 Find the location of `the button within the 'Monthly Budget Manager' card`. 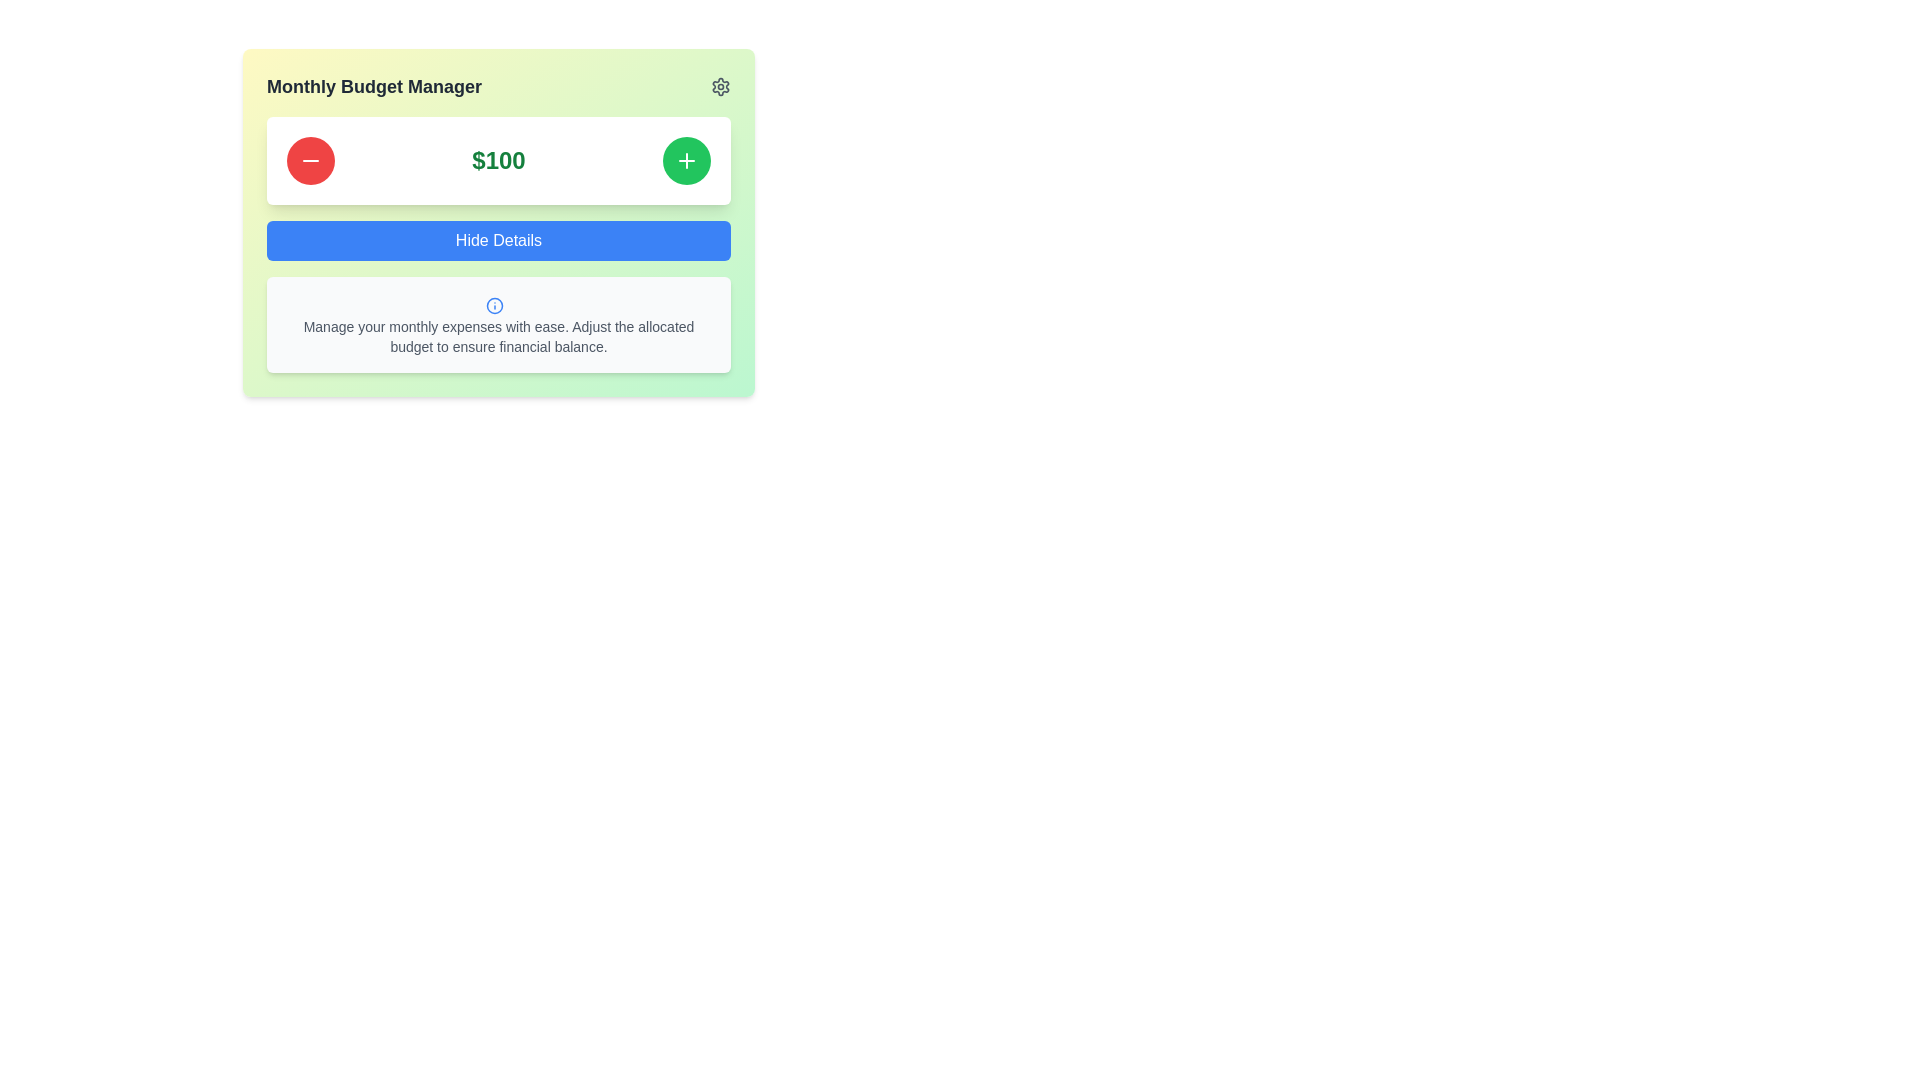

the button within the 'Monthly Budget Manager' card is located at coordinates (499, 244).